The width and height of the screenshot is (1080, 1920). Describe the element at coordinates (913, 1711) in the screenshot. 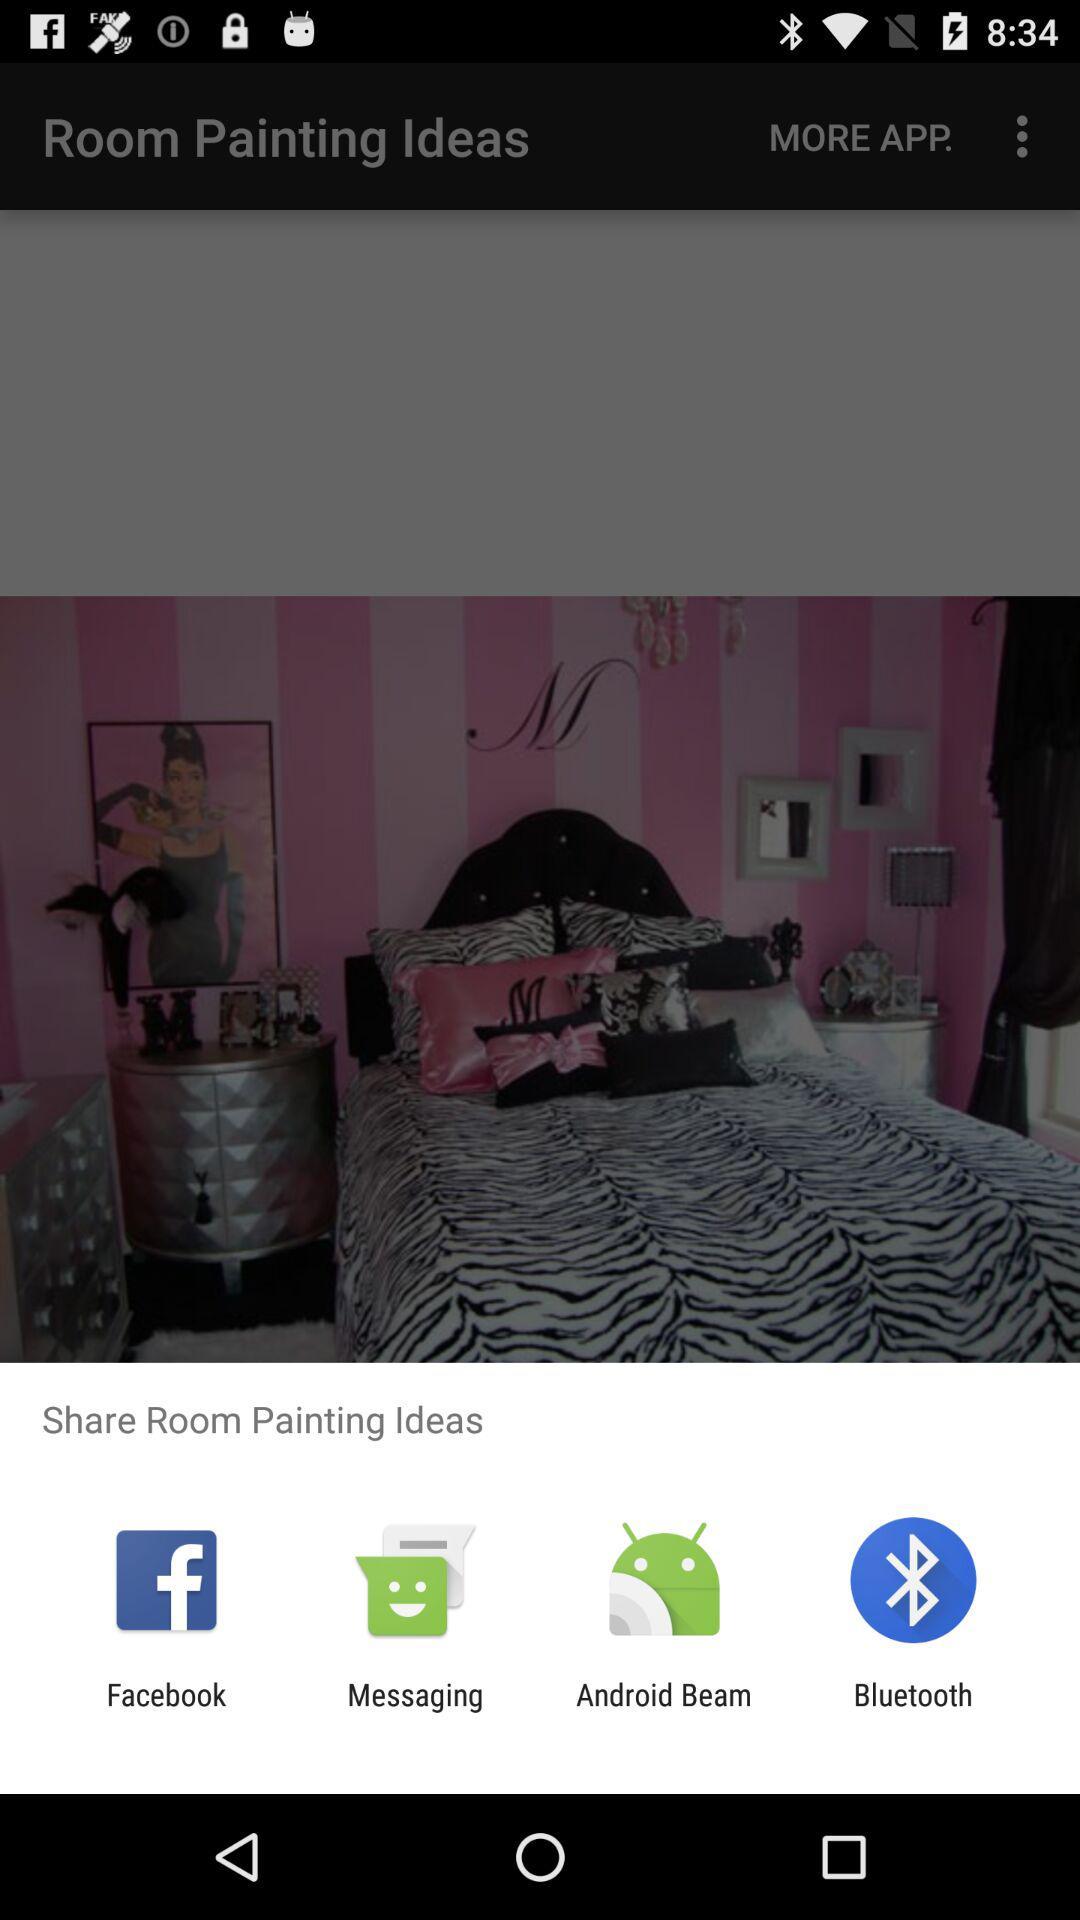

I see `the app next to the android beam icon` at that location.